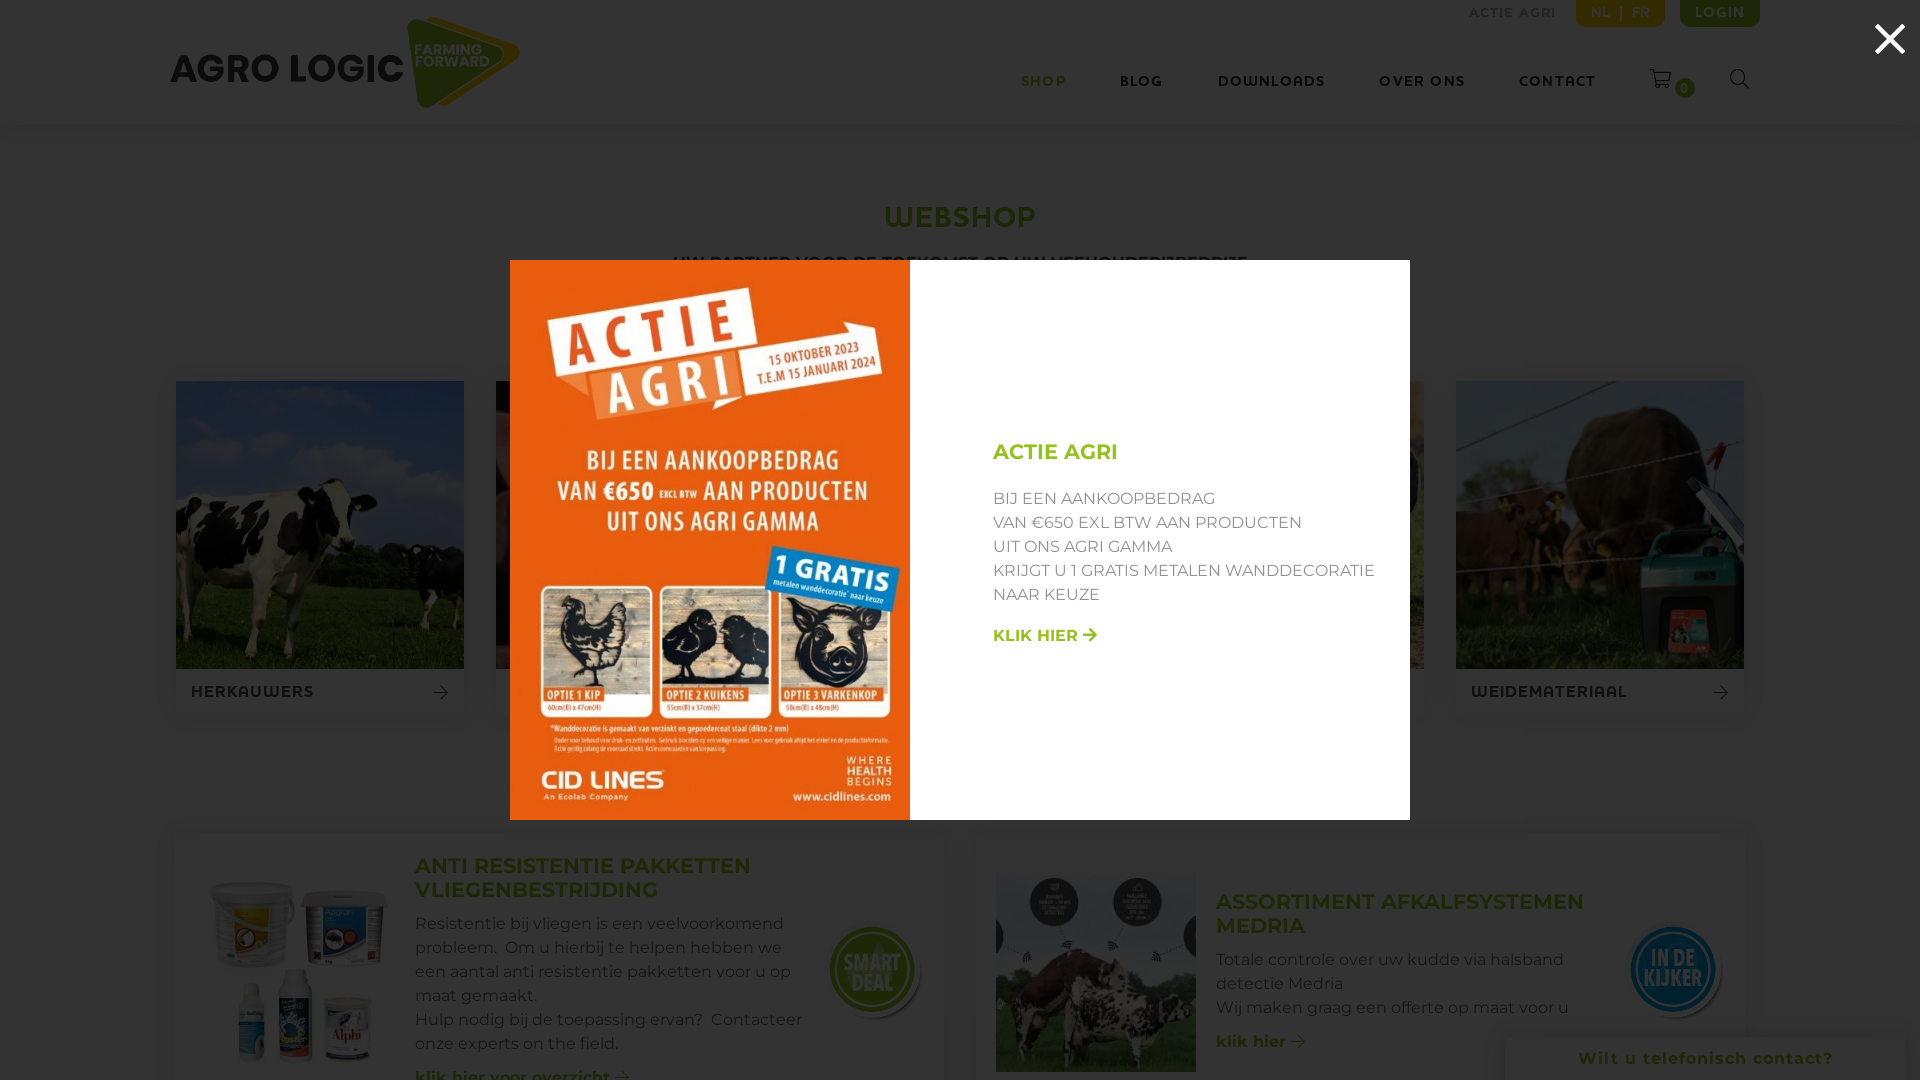 The height and width of the screenshot is (1080, 1920). I want to click on 'OVER ONS', so click(1420, 80).